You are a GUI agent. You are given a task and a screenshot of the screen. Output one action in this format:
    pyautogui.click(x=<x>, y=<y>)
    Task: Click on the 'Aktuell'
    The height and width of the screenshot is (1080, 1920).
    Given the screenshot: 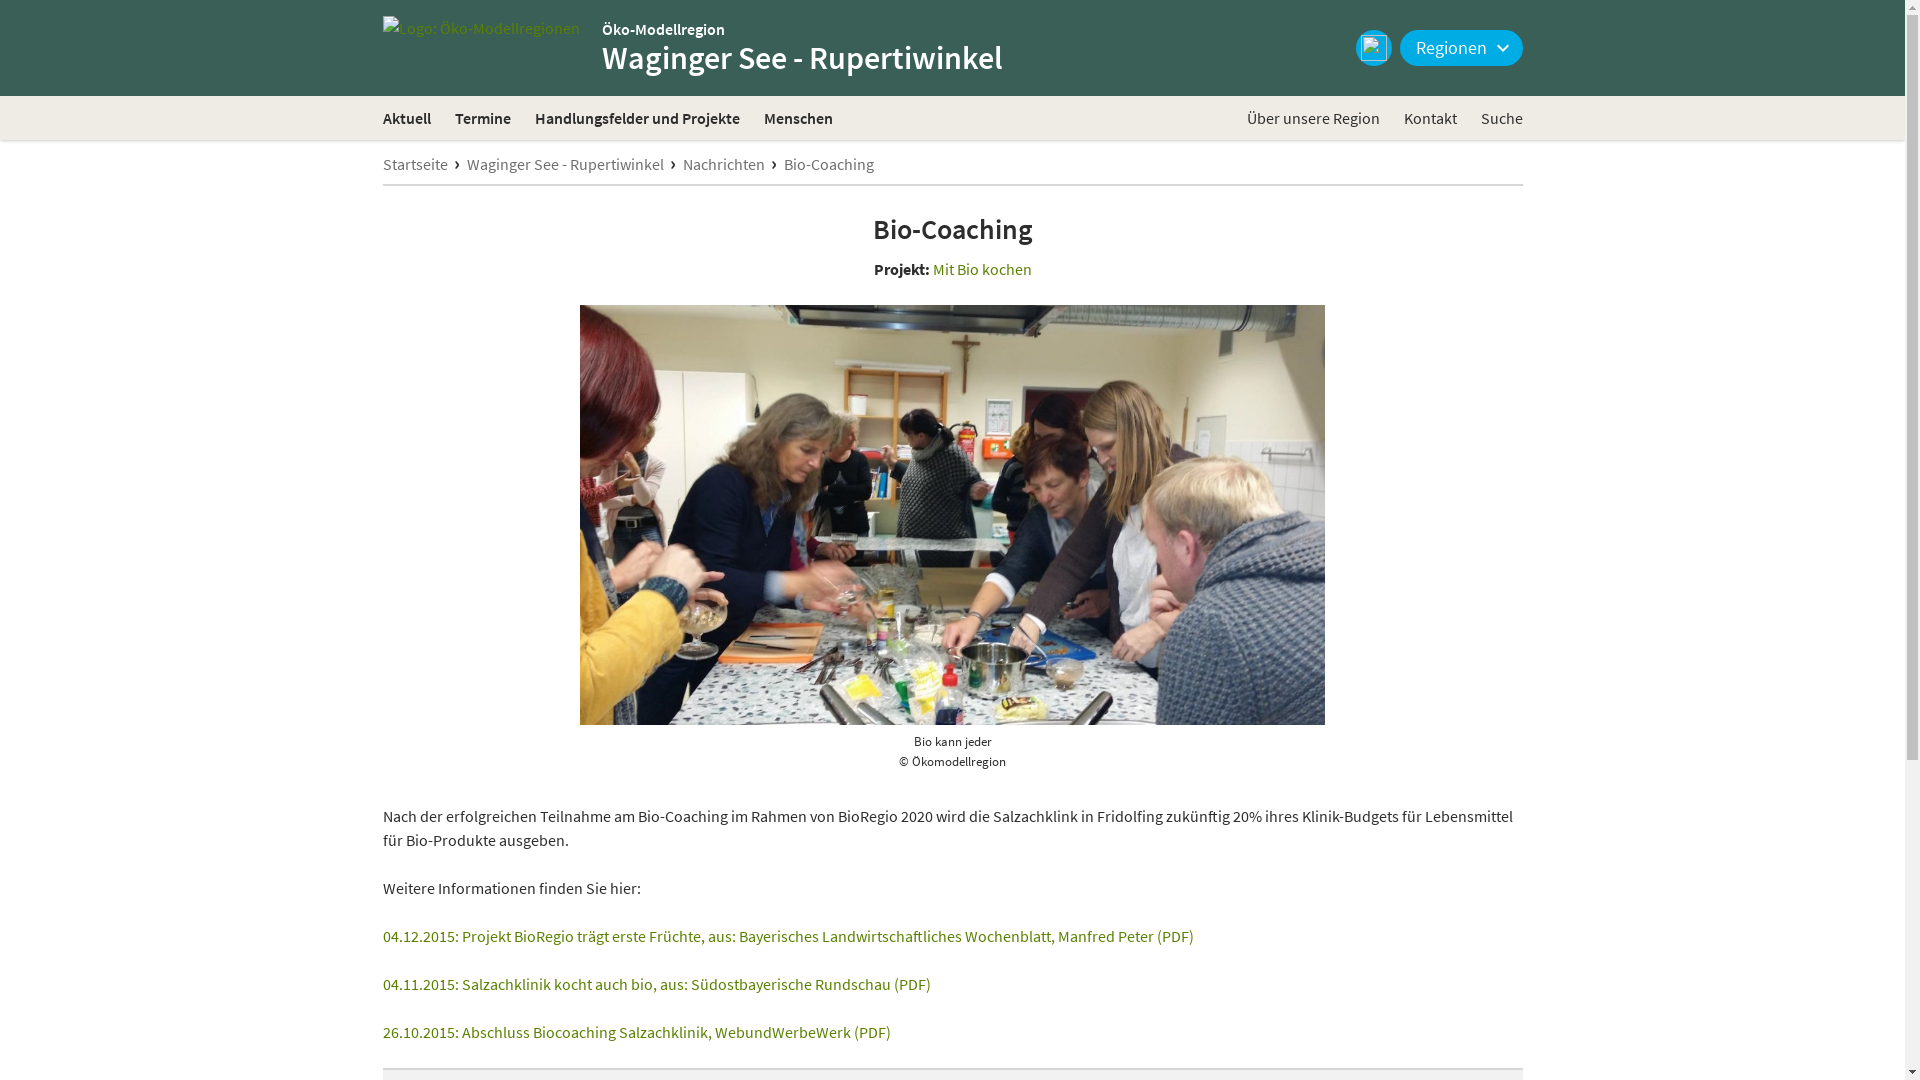 What is the action you would take?
    pyautogui.click(x=405, y=118)
    